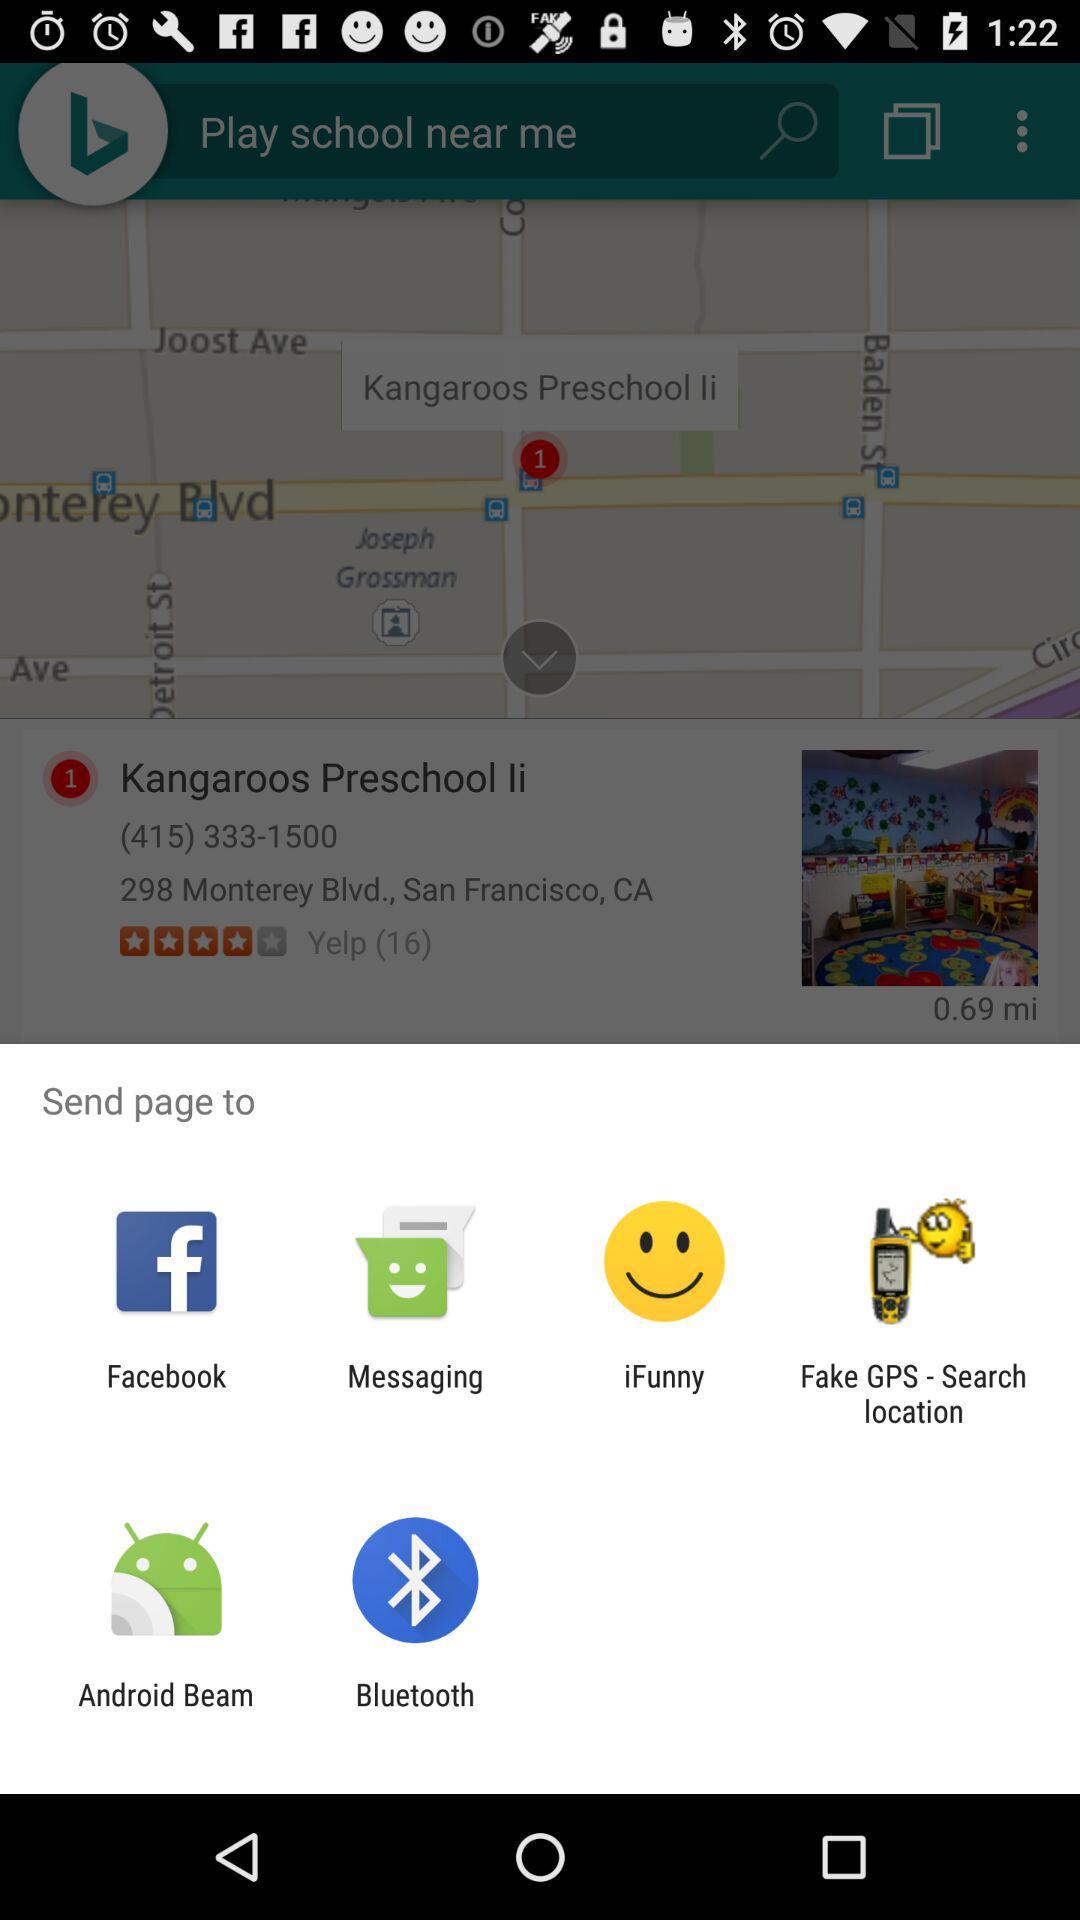  Describe the element at coordinates (165, 1392) in the screenshot. I see `the facebook icon` at that location.